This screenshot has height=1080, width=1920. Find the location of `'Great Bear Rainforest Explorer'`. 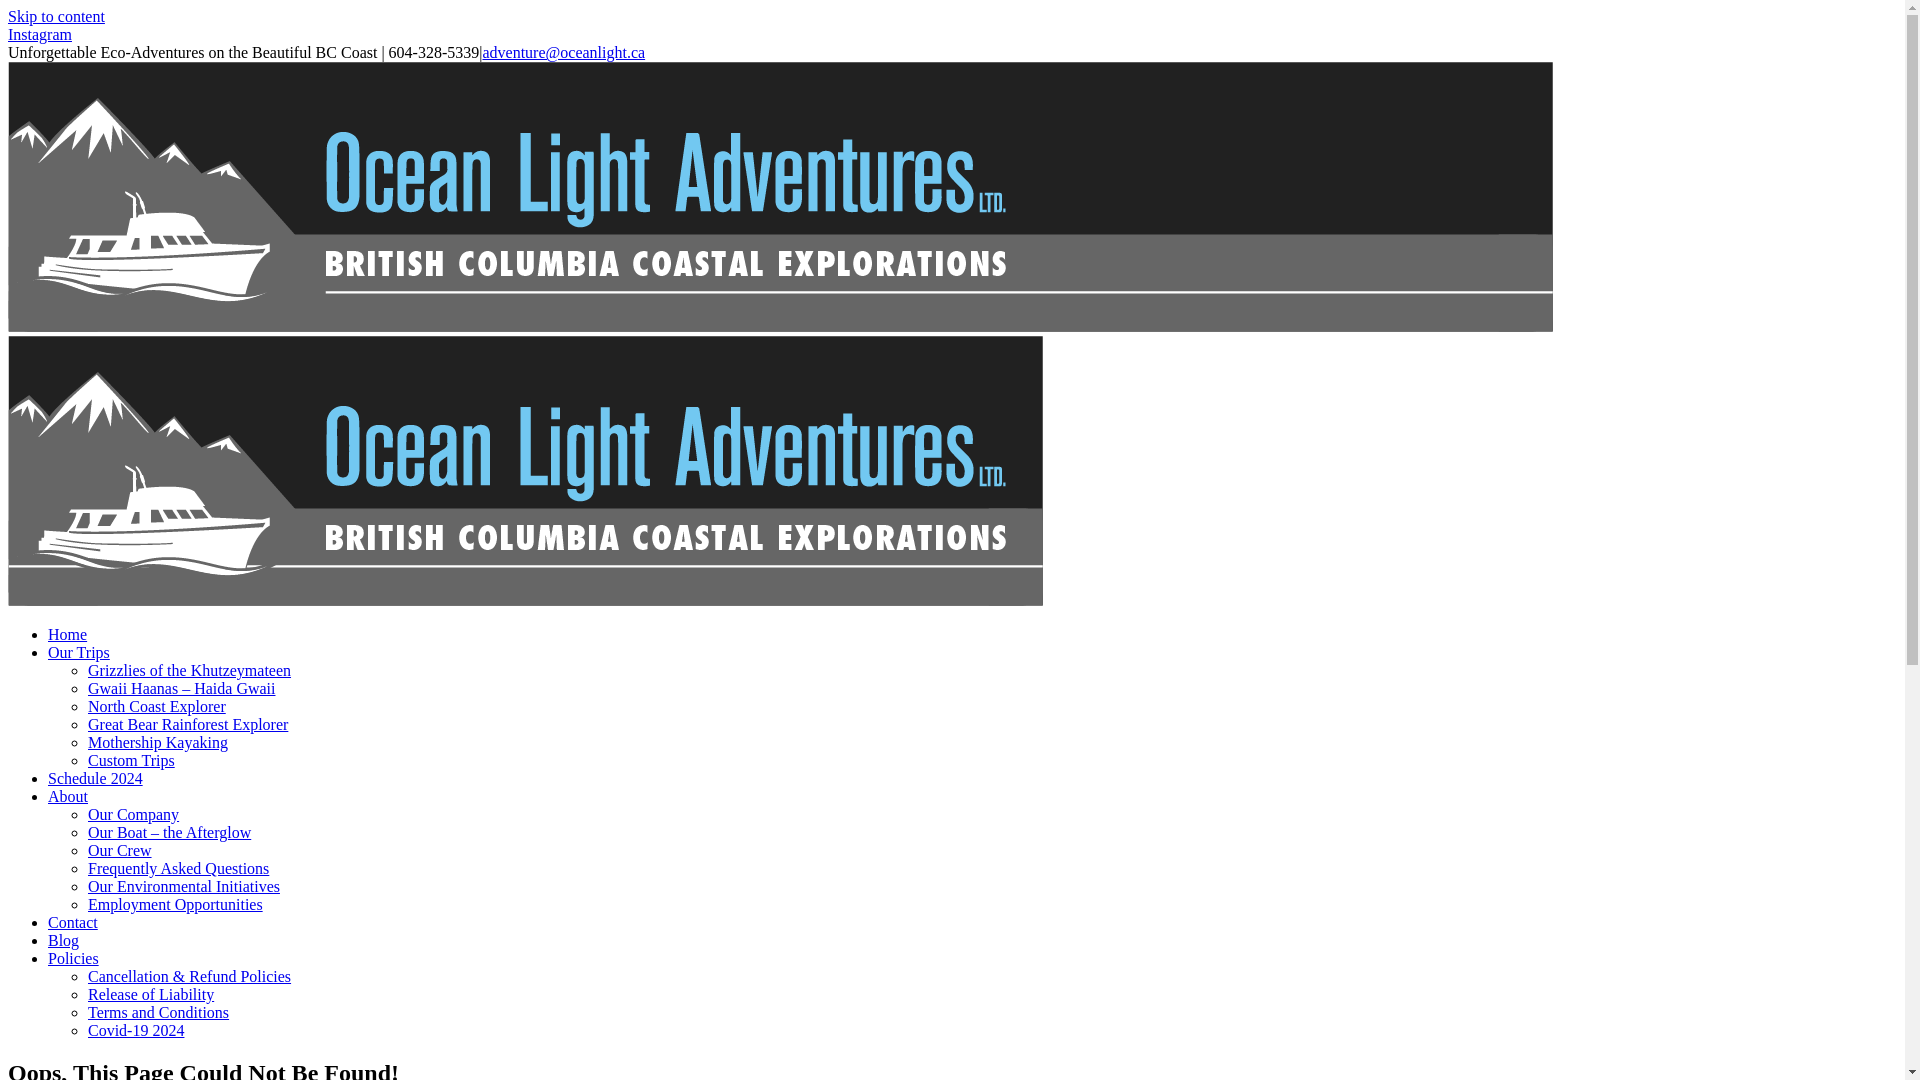

'Great Bear Rainforest Explorer' is located at coordinates (187, 724).